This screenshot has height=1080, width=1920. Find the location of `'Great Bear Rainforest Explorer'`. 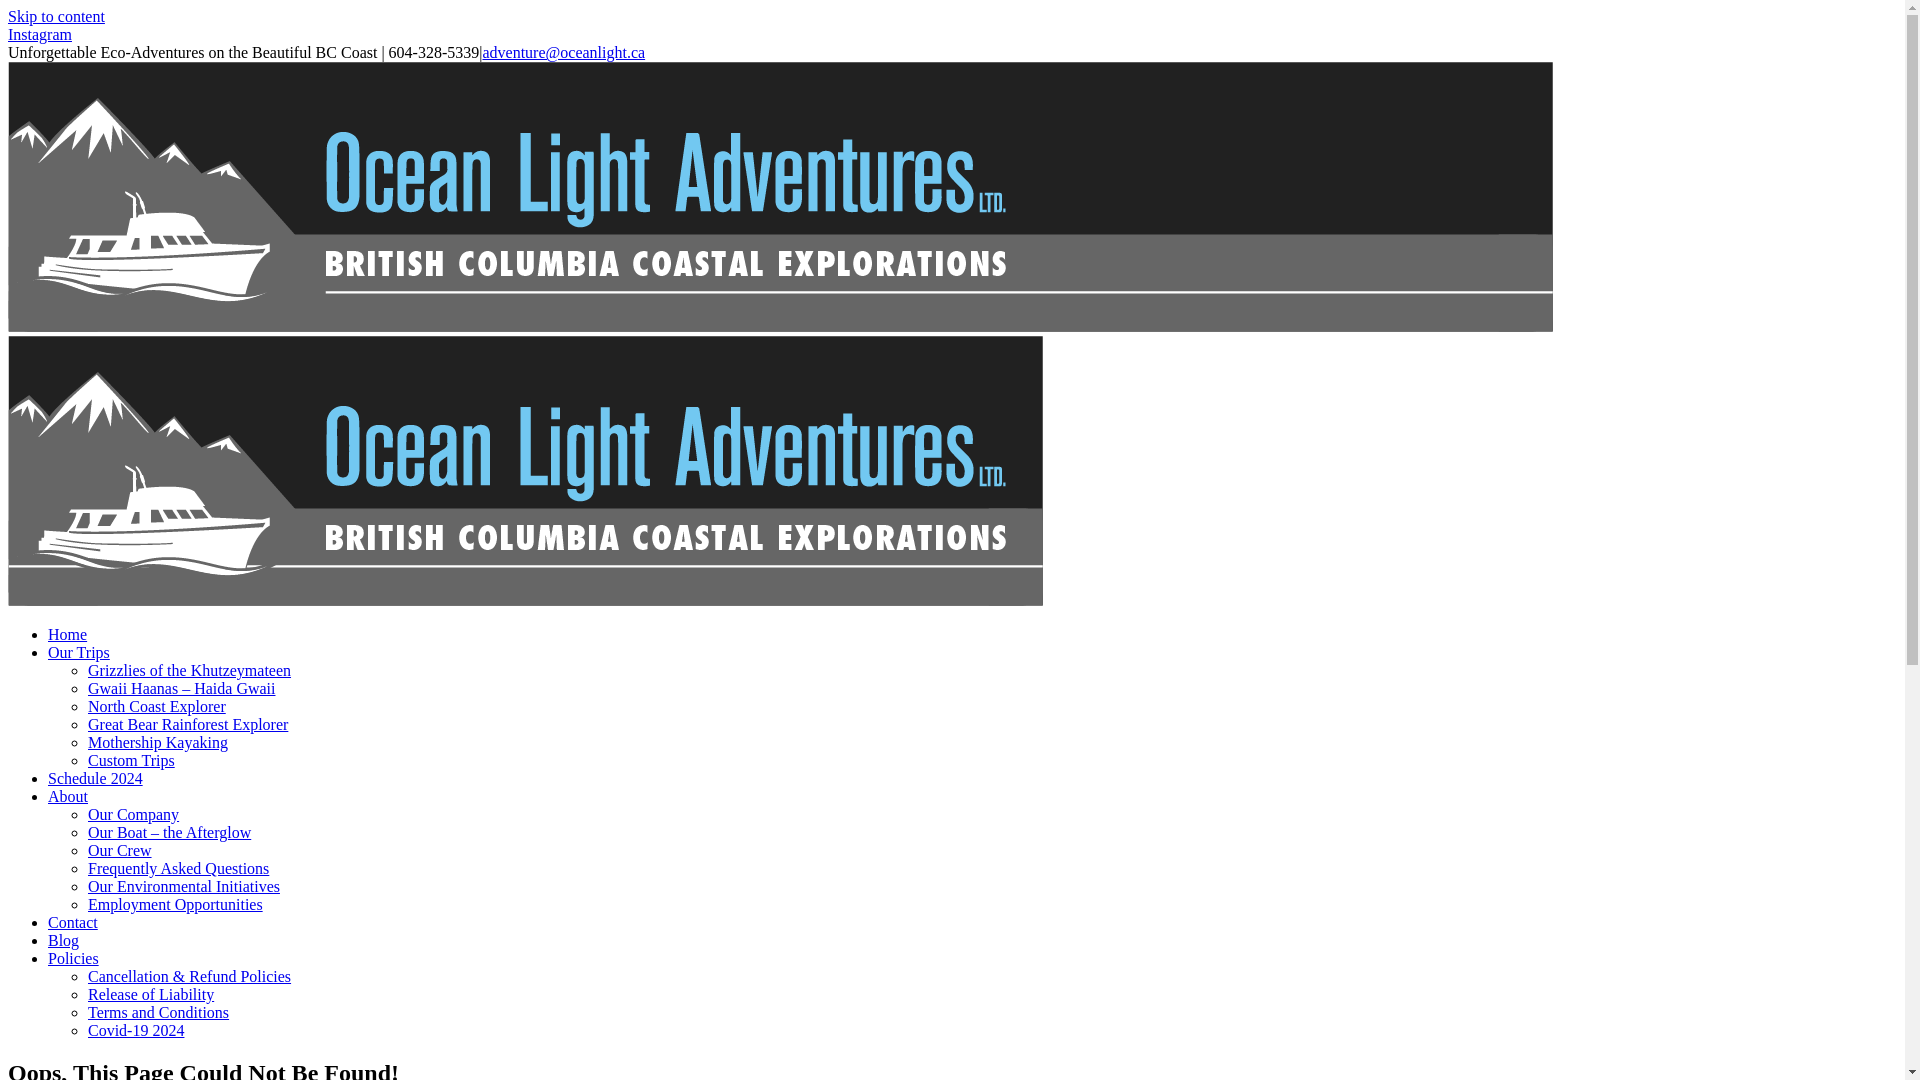

'Great Bear Rainforest Explorer' is located at coordinates (187, 724).